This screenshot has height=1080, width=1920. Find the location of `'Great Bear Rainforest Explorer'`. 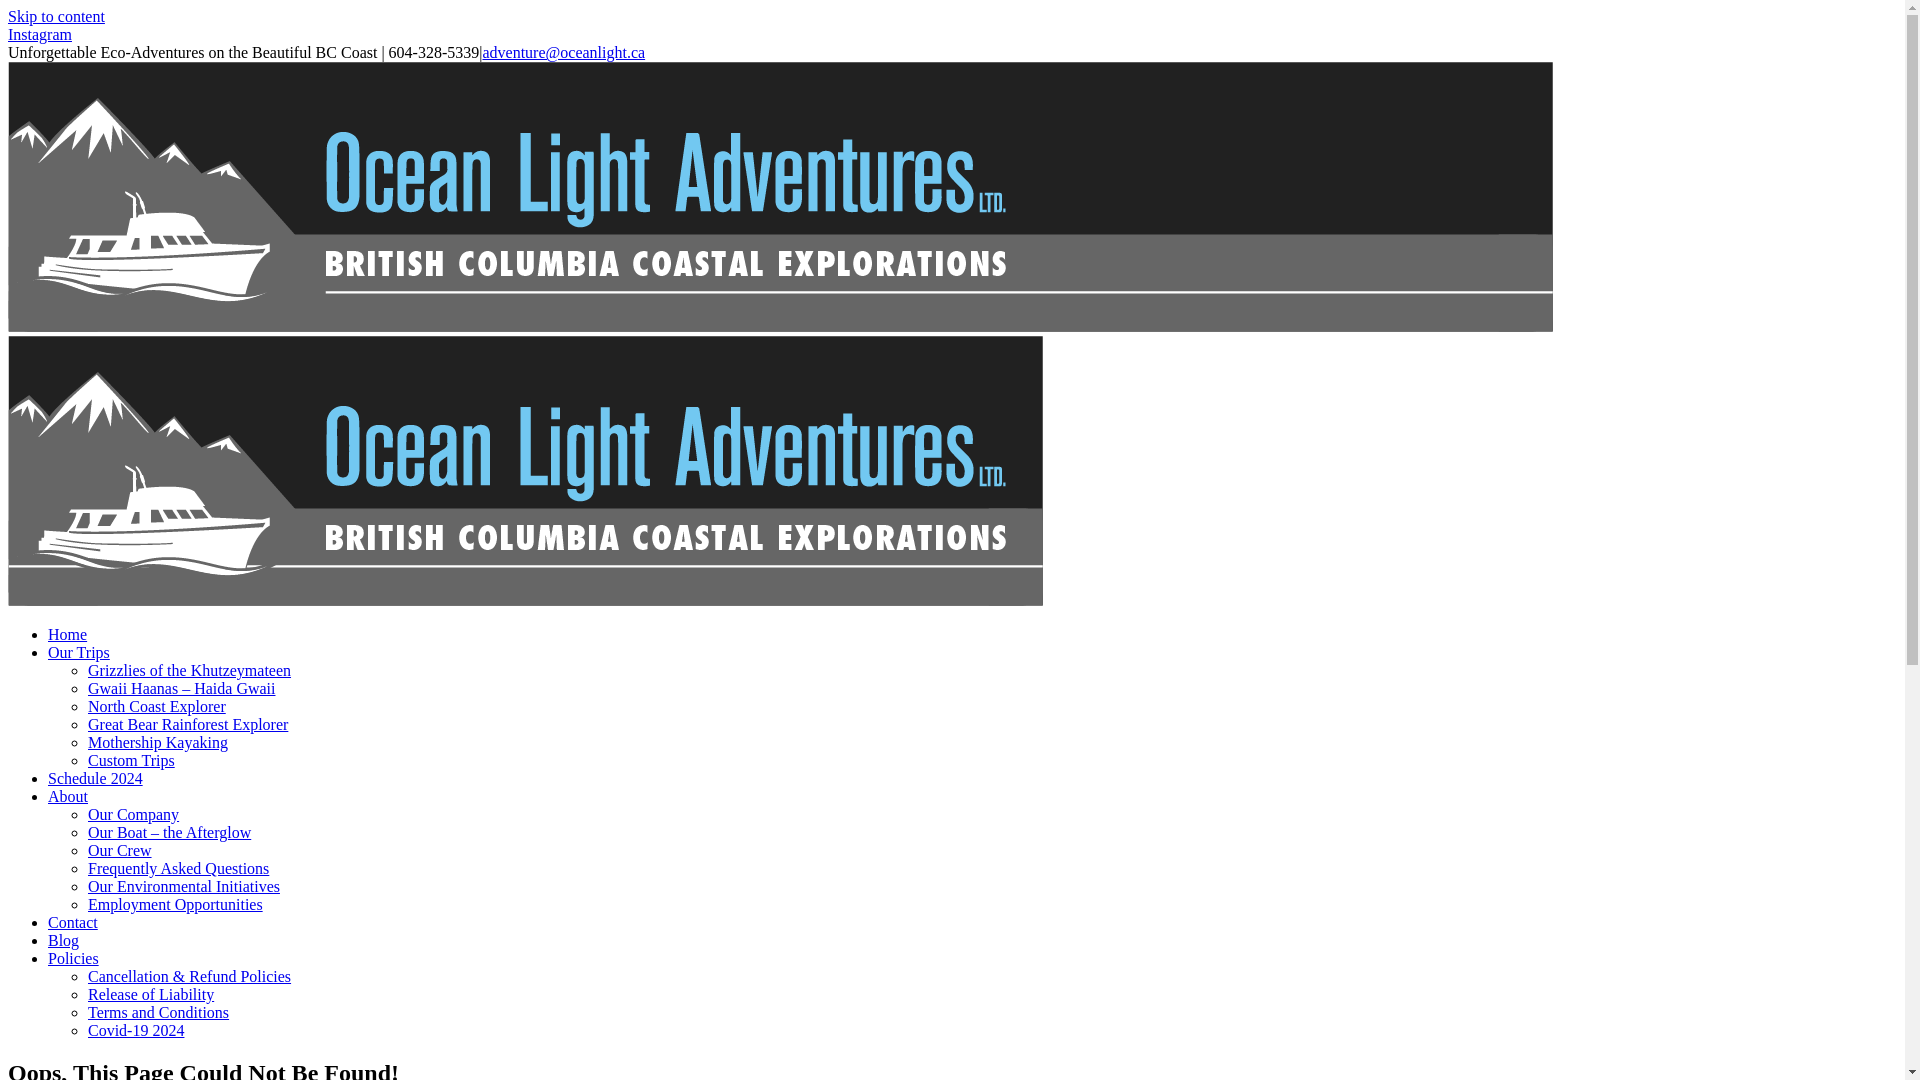

'Great Bear Rainforest Explorer' is located at coordinates (187, 724).